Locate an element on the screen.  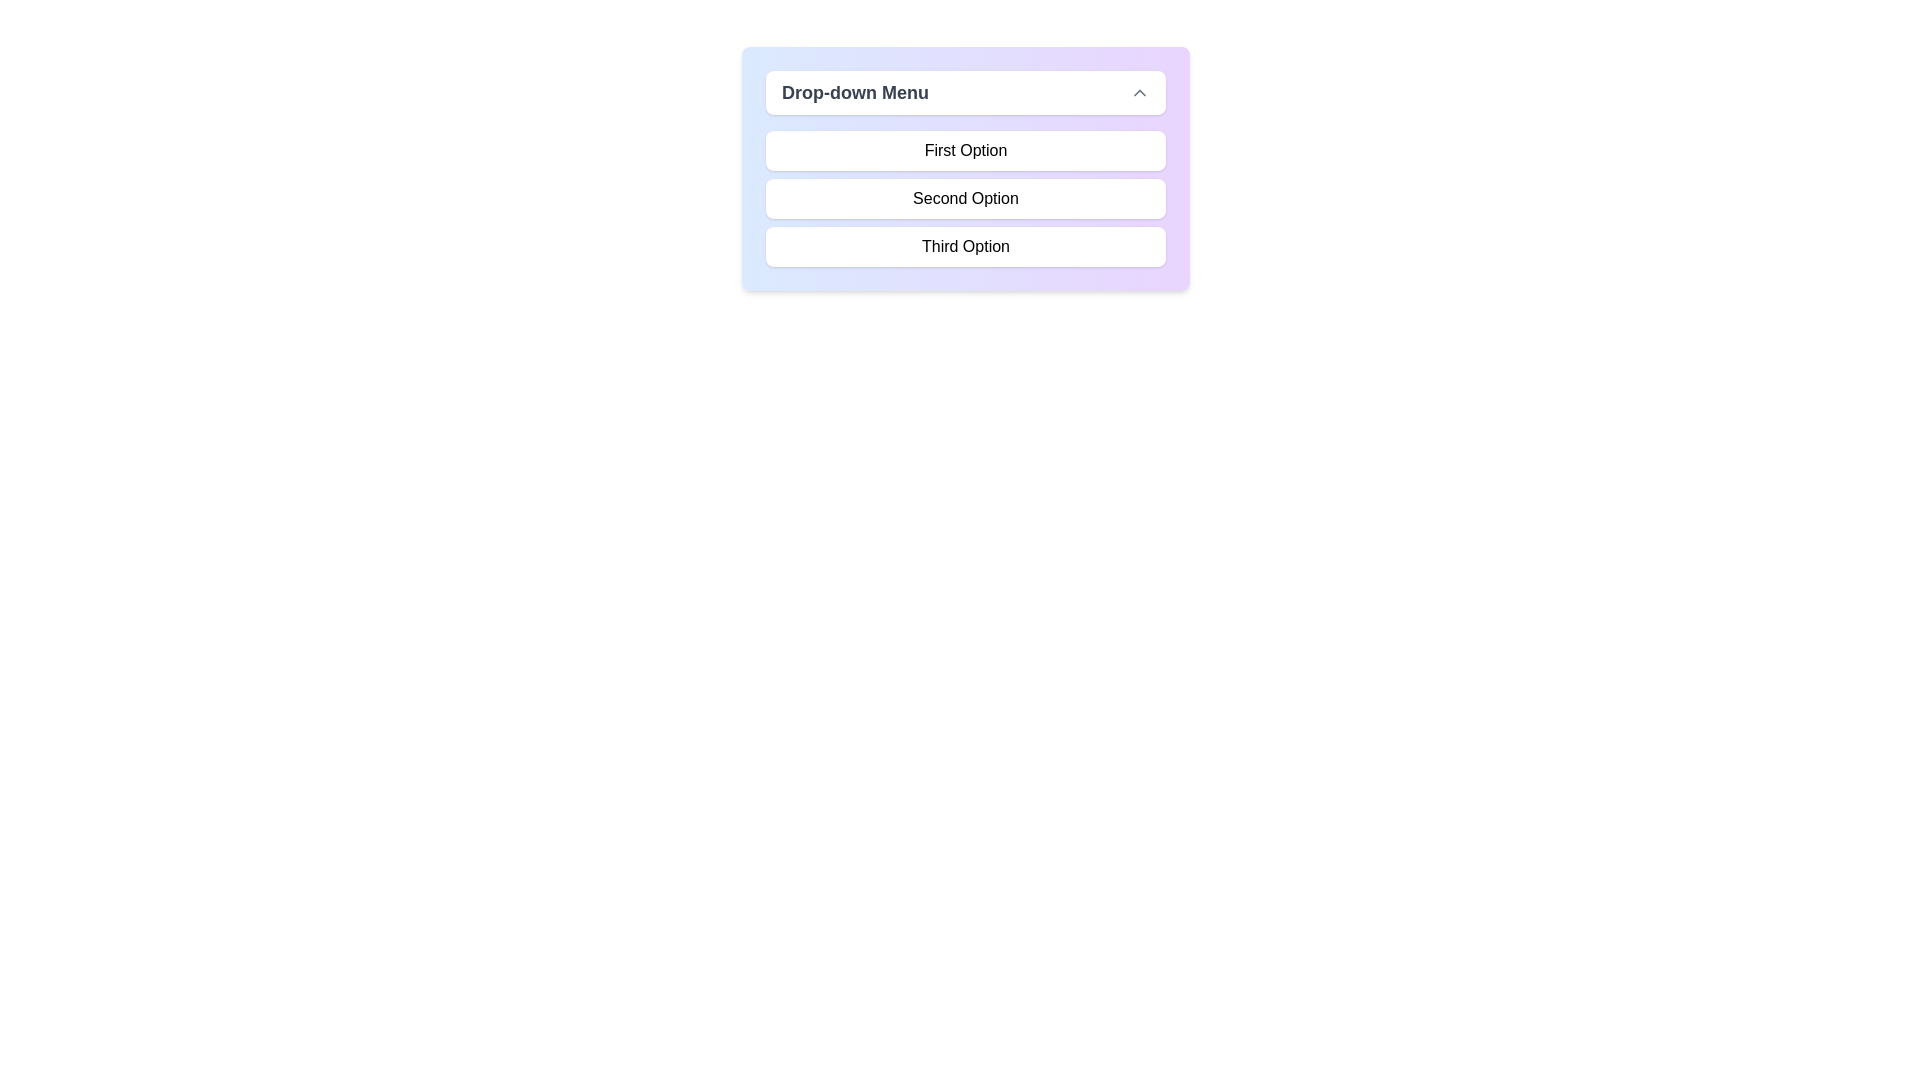
the upward-pointing chevron icon button in the top-right corner of the 'Drop-down Menu' header is located at coordinates (1140, 92).